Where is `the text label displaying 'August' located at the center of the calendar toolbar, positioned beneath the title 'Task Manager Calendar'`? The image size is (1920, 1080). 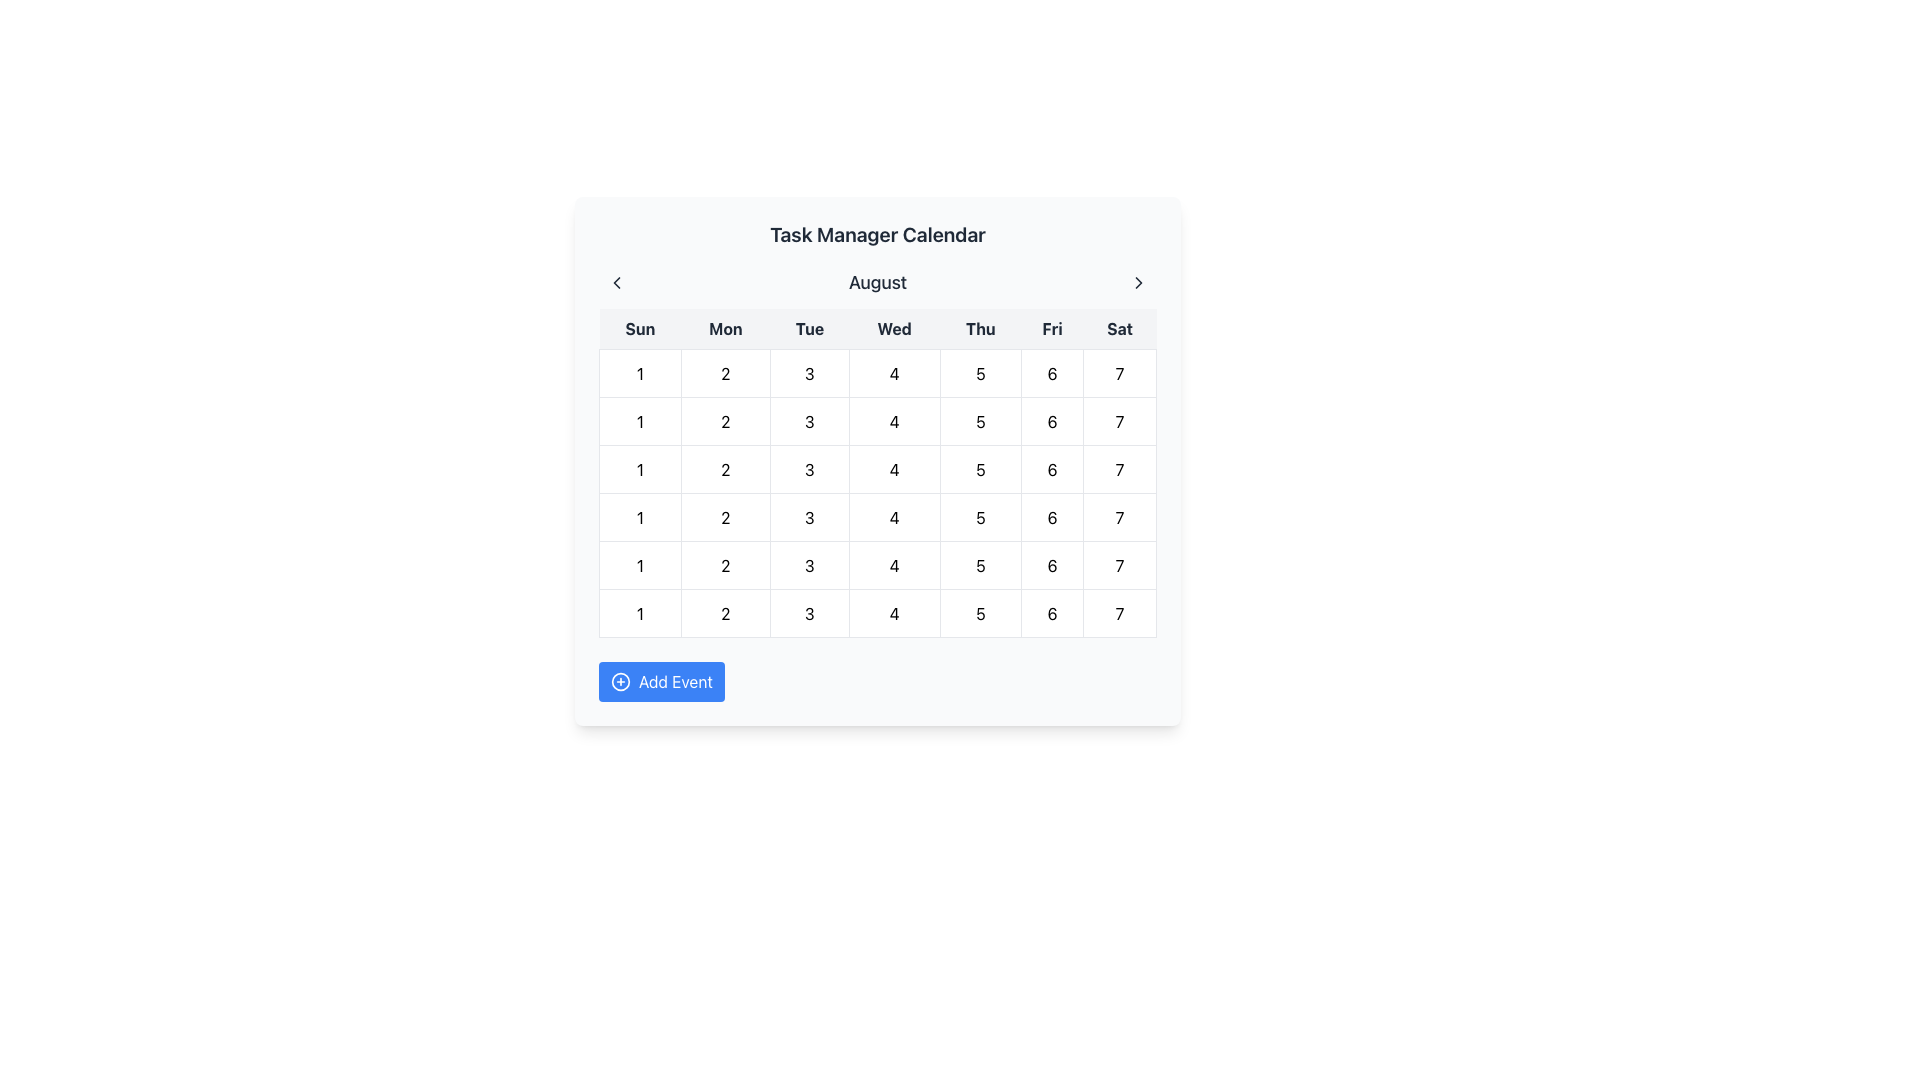 the text label displaying 'August' located at the center of the calendar toolbar, positioned beneath the title 'Task Manager Calendar' is located at coordinates (878, 282).